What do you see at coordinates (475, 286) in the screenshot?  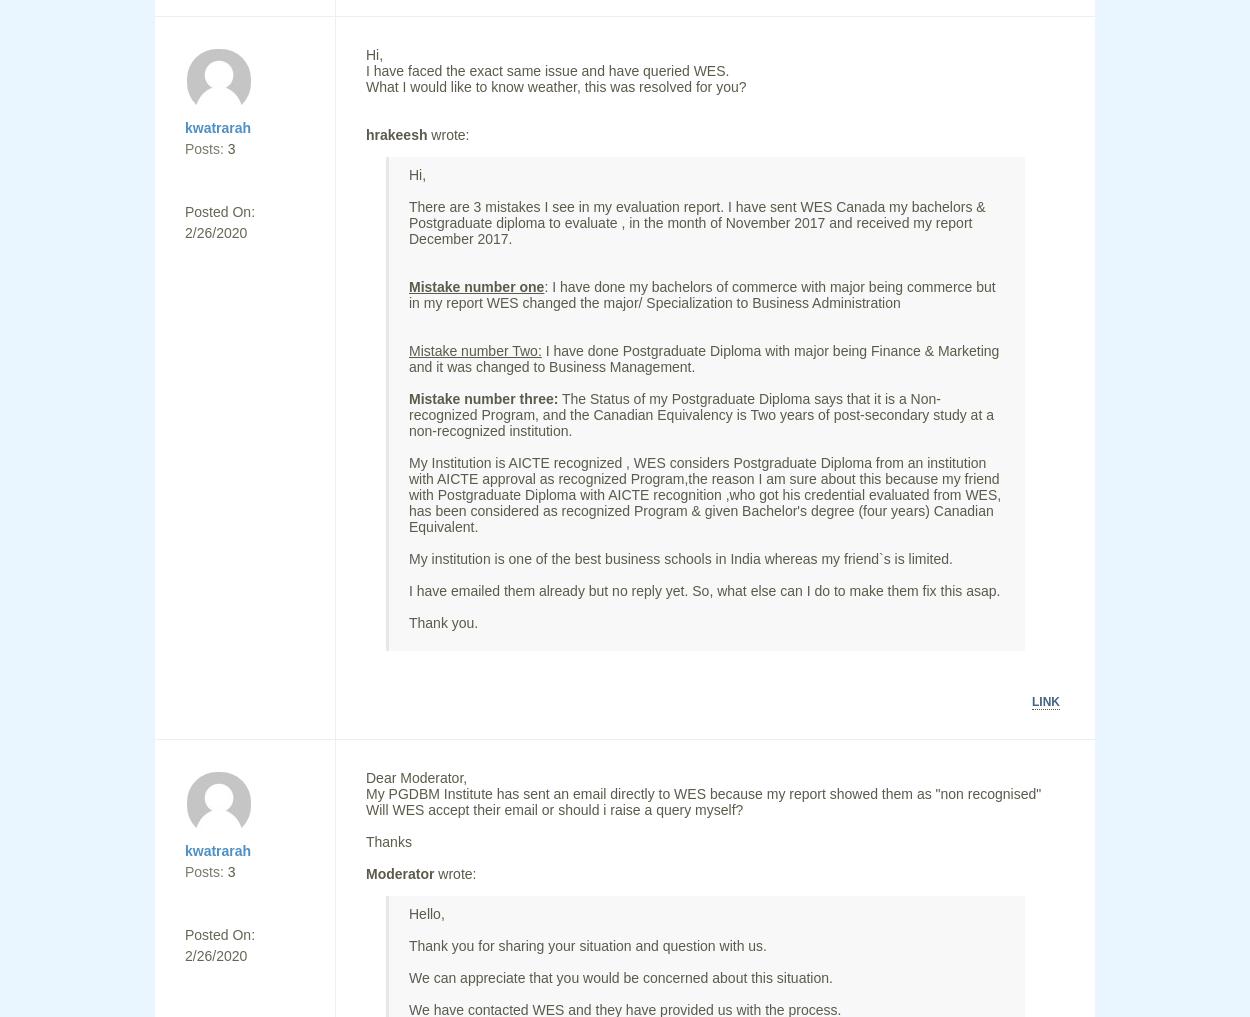 I see `'Mistake number one'` at bounding box center [475, 286].